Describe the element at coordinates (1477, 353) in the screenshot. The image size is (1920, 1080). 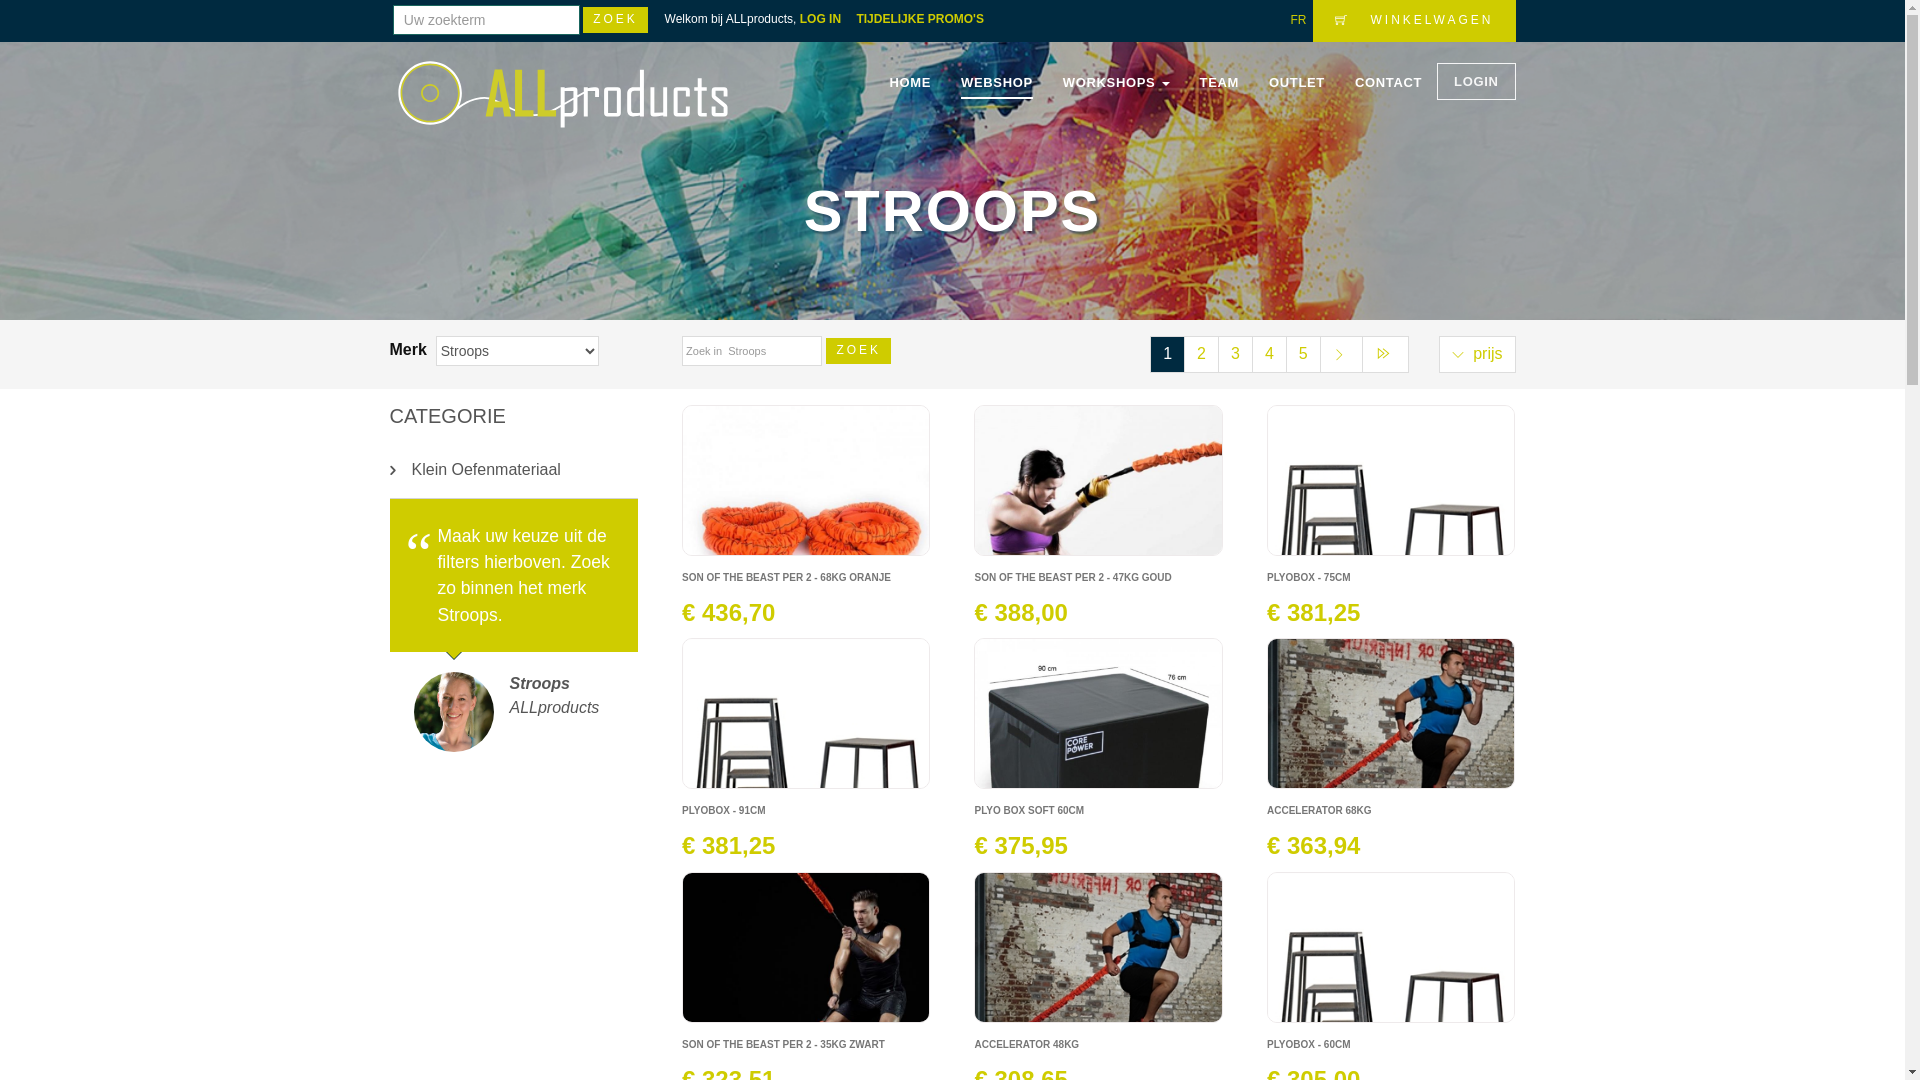
I see `'prijs'` at that location.